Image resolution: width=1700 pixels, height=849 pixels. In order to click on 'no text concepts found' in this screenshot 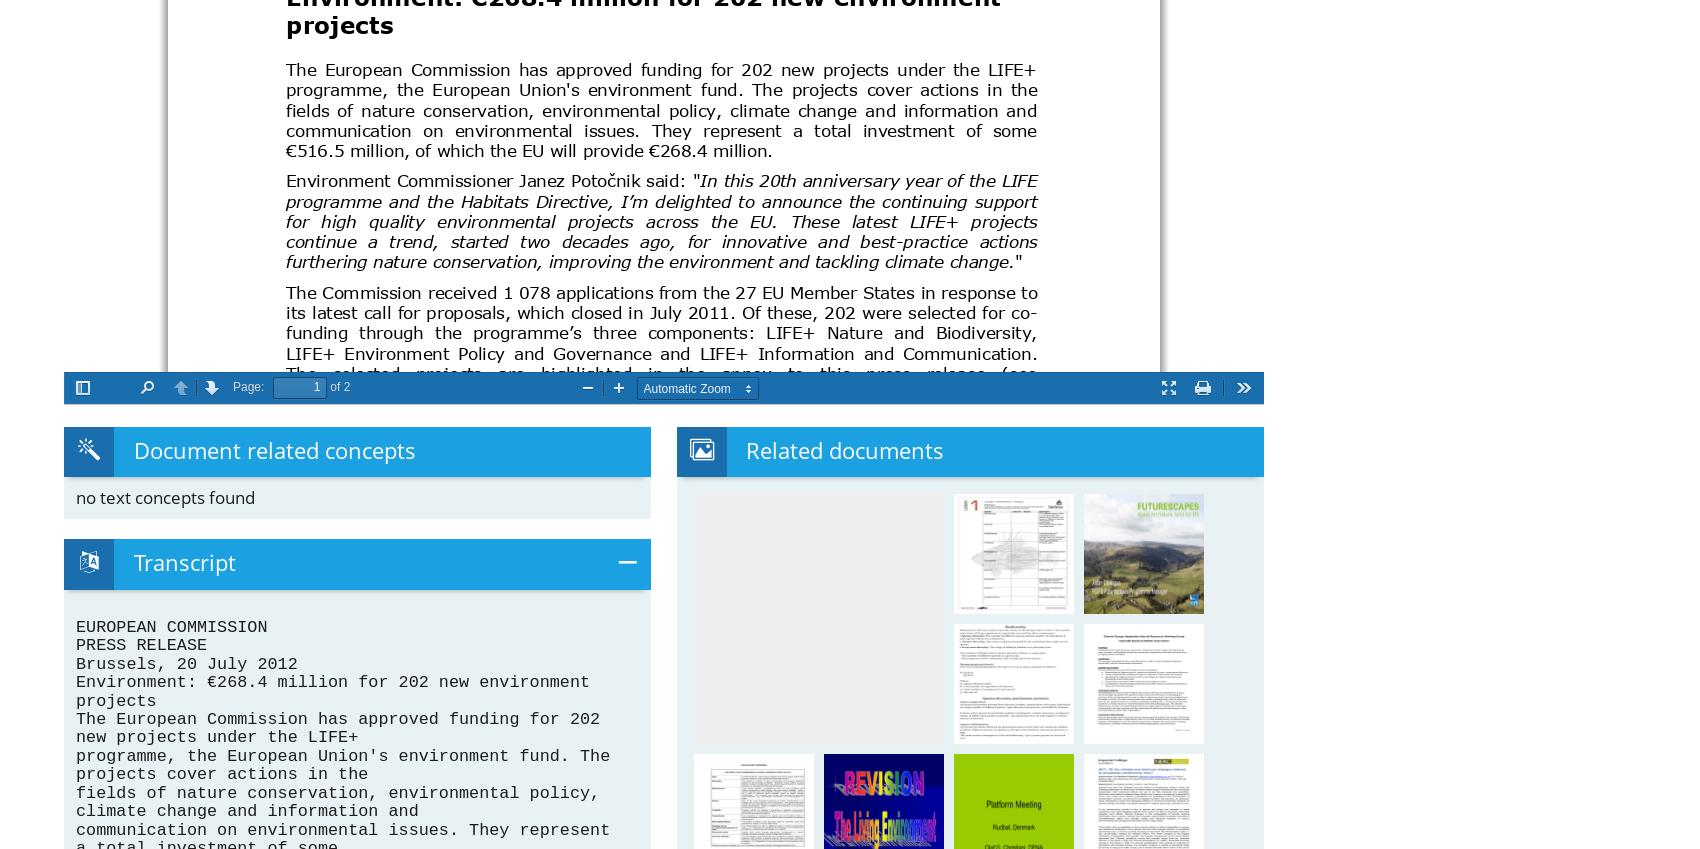, I will do `click(164, 496)`.